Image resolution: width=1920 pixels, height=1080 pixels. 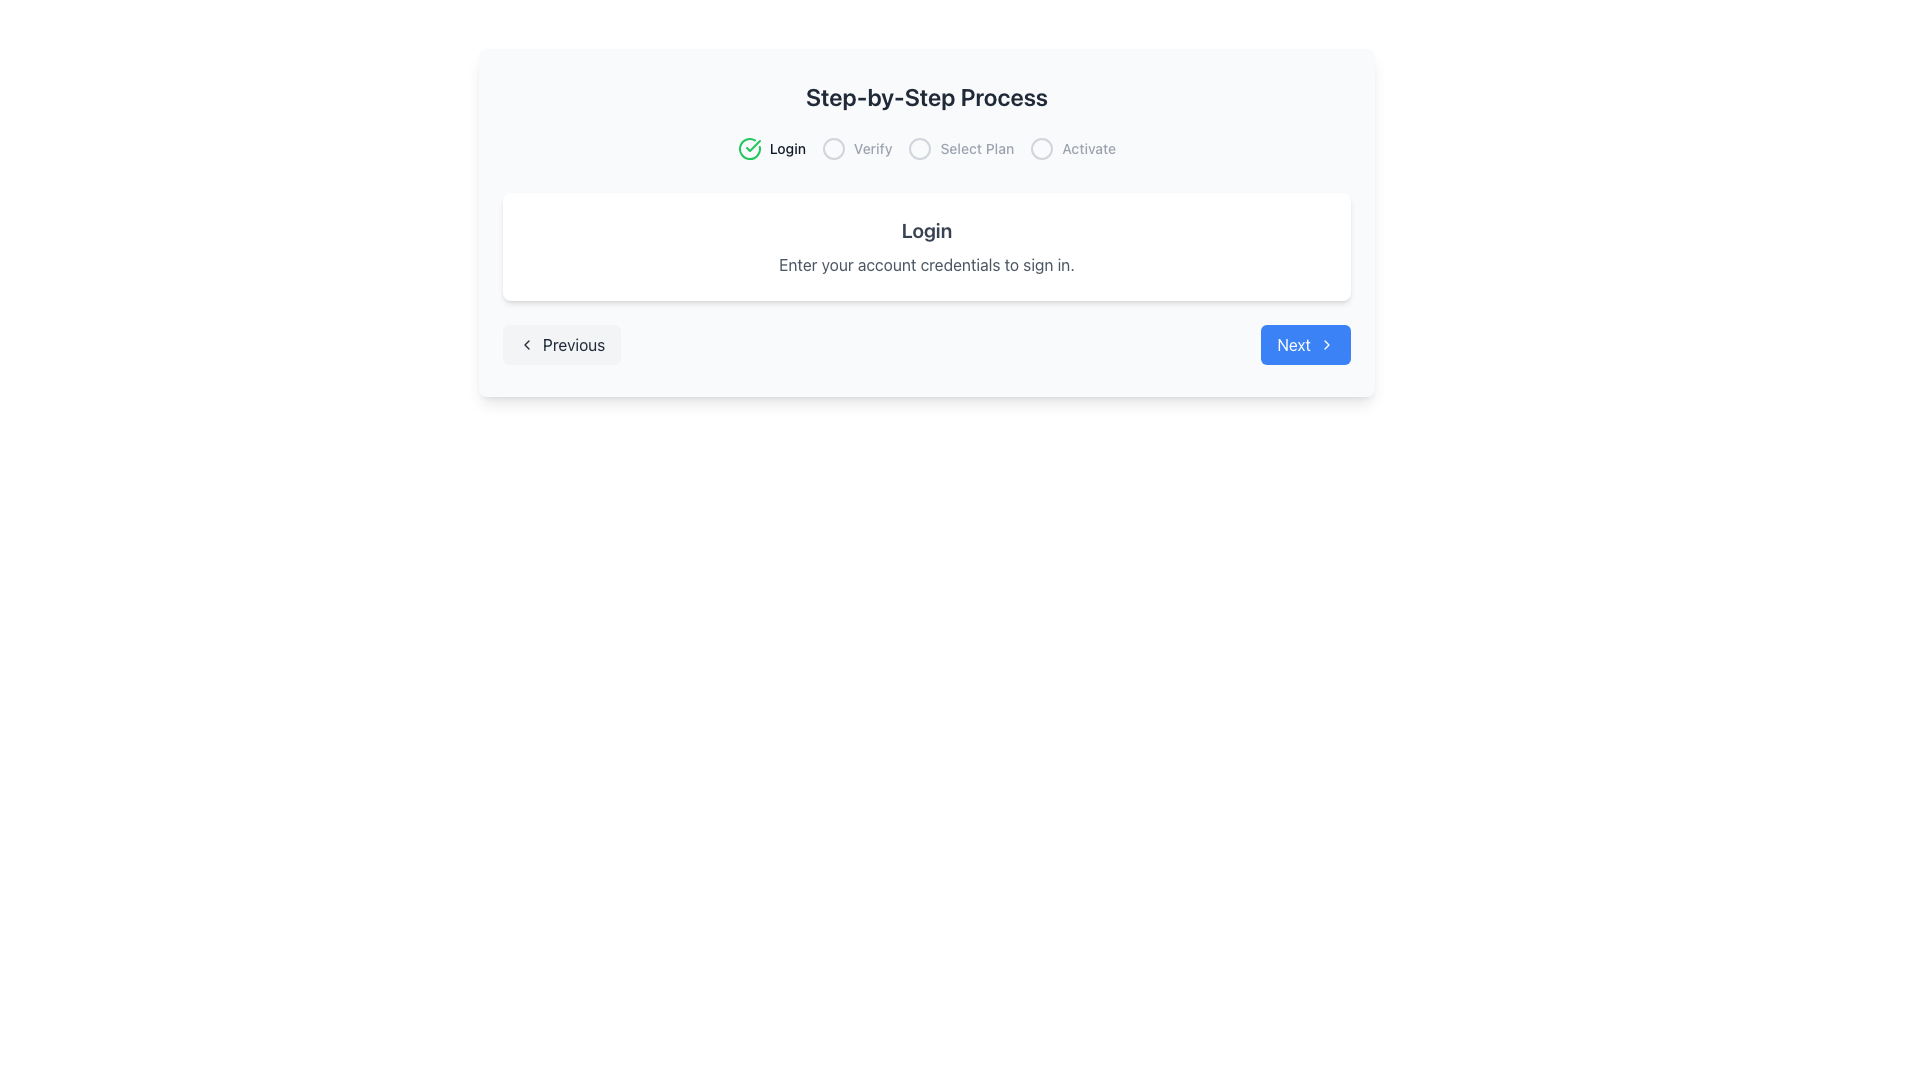 I want to click on the state of the inactive circular icon next to the 'Verify' label in the stepper navigation bar, so click(x=833, y=148).